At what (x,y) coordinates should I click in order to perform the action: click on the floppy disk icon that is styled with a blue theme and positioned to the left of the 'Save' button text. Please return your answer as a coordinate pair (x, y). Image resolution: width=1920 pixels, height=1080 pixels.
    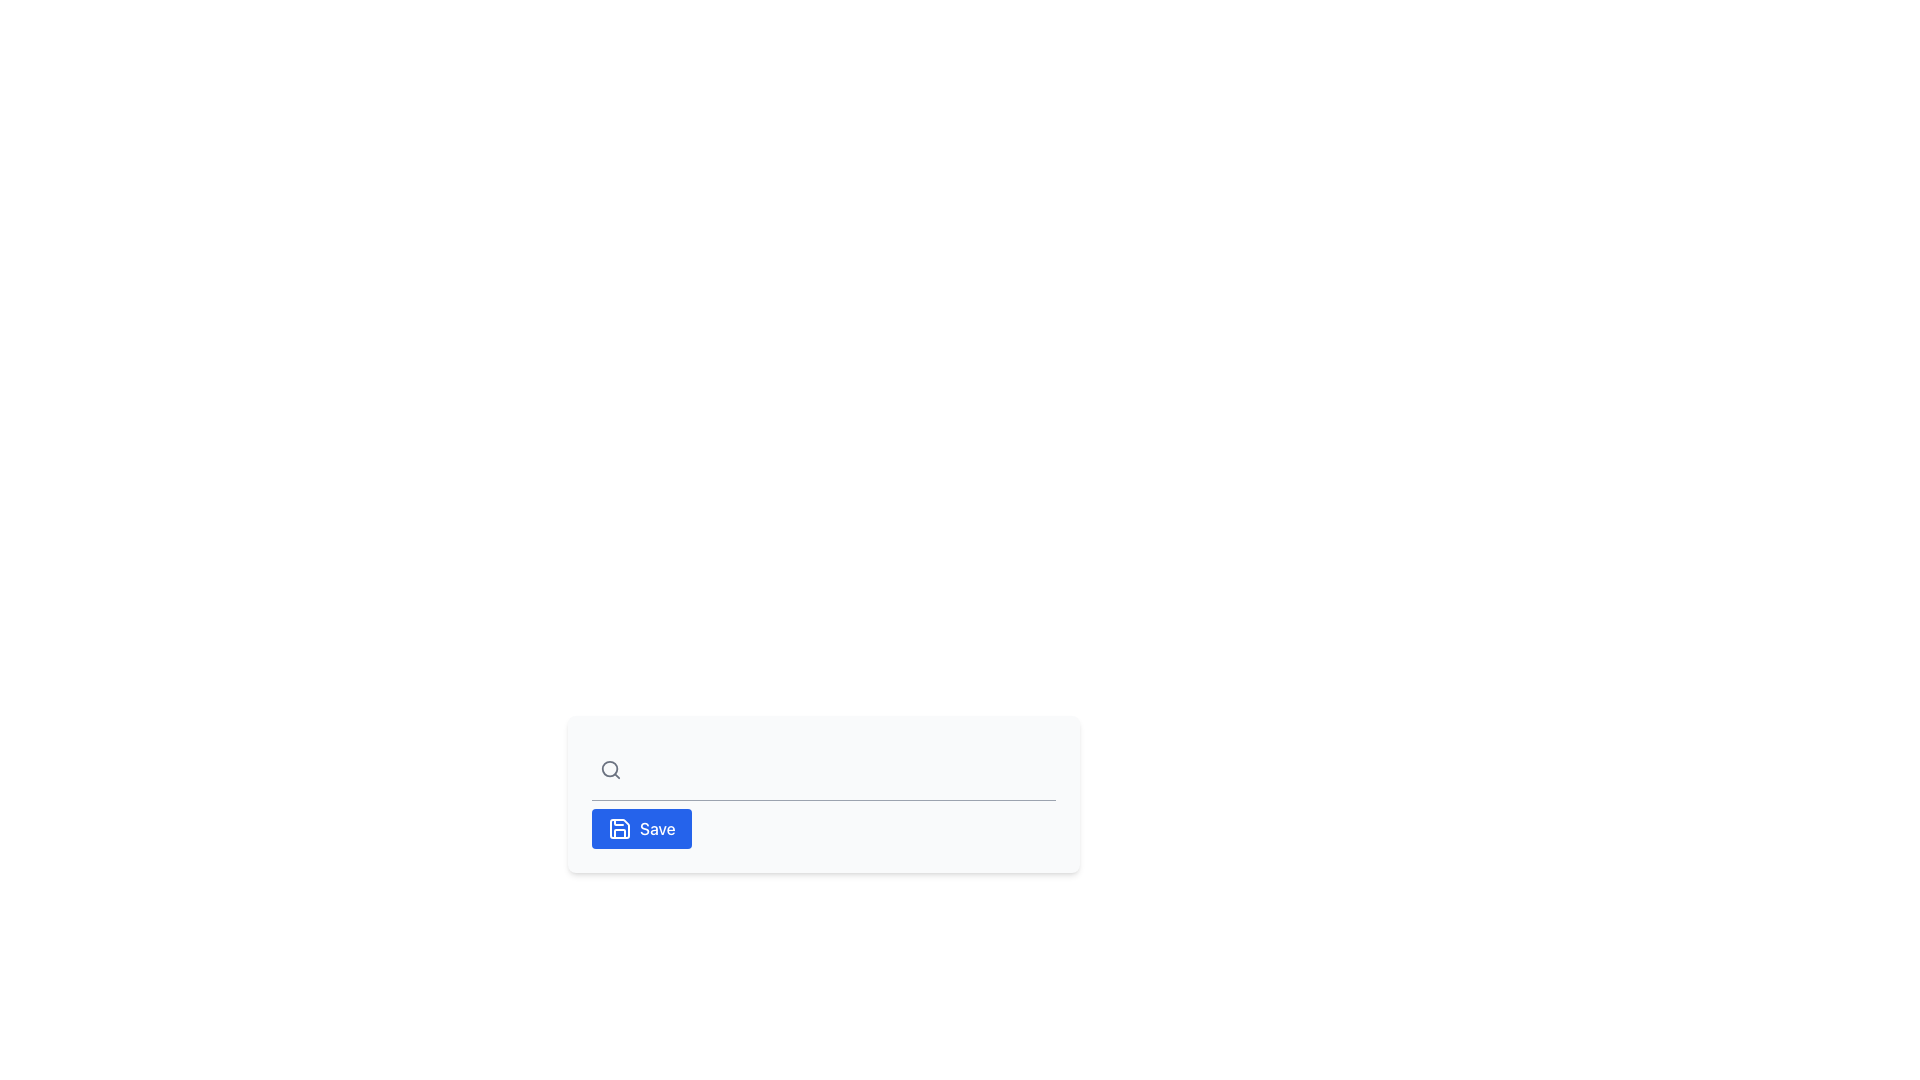
    Looking at the image, I should click on (618, 829).